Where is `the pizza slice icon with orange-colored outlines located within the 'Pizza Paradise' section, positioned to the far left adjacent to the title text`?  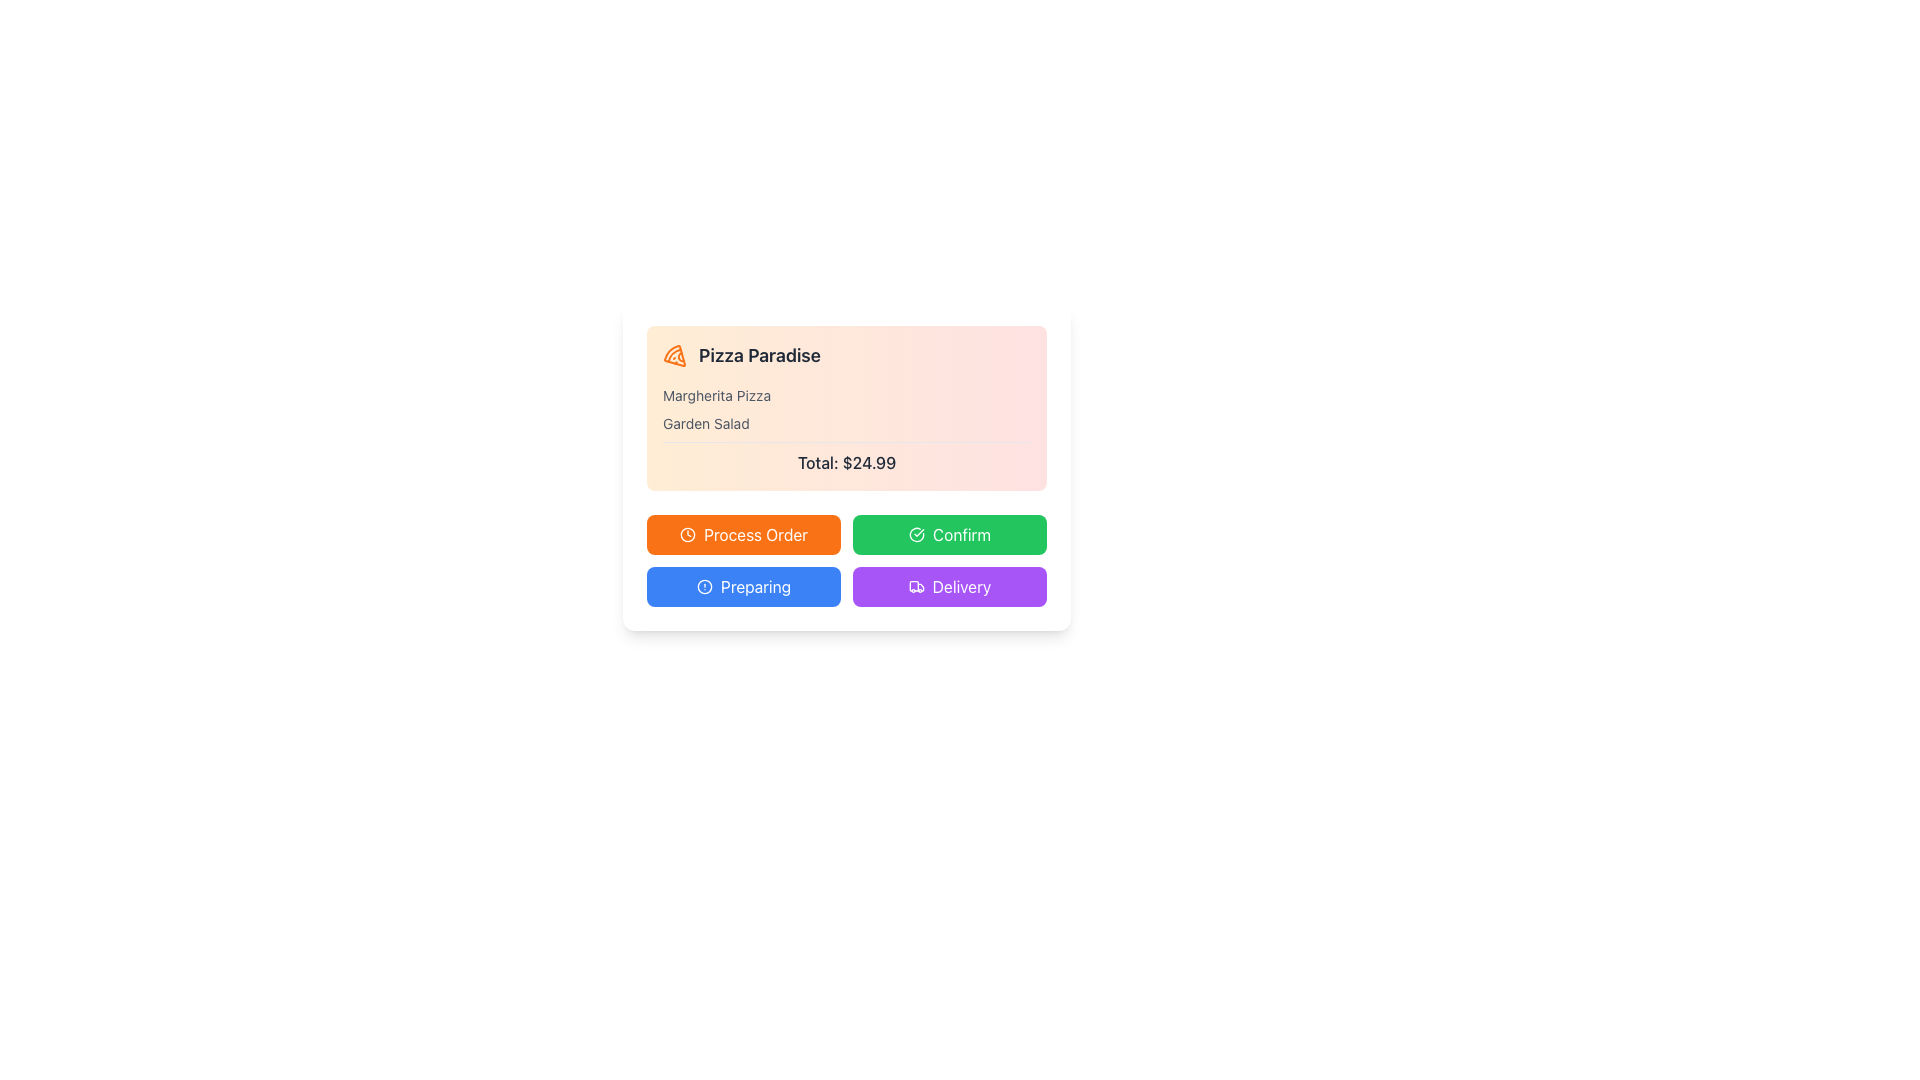
the pizza slice icon with orange-colored outlines located within the 'Pizza Paradise' section, positioned to the far left adjacent to the title text is located at coordinates (675, 354).